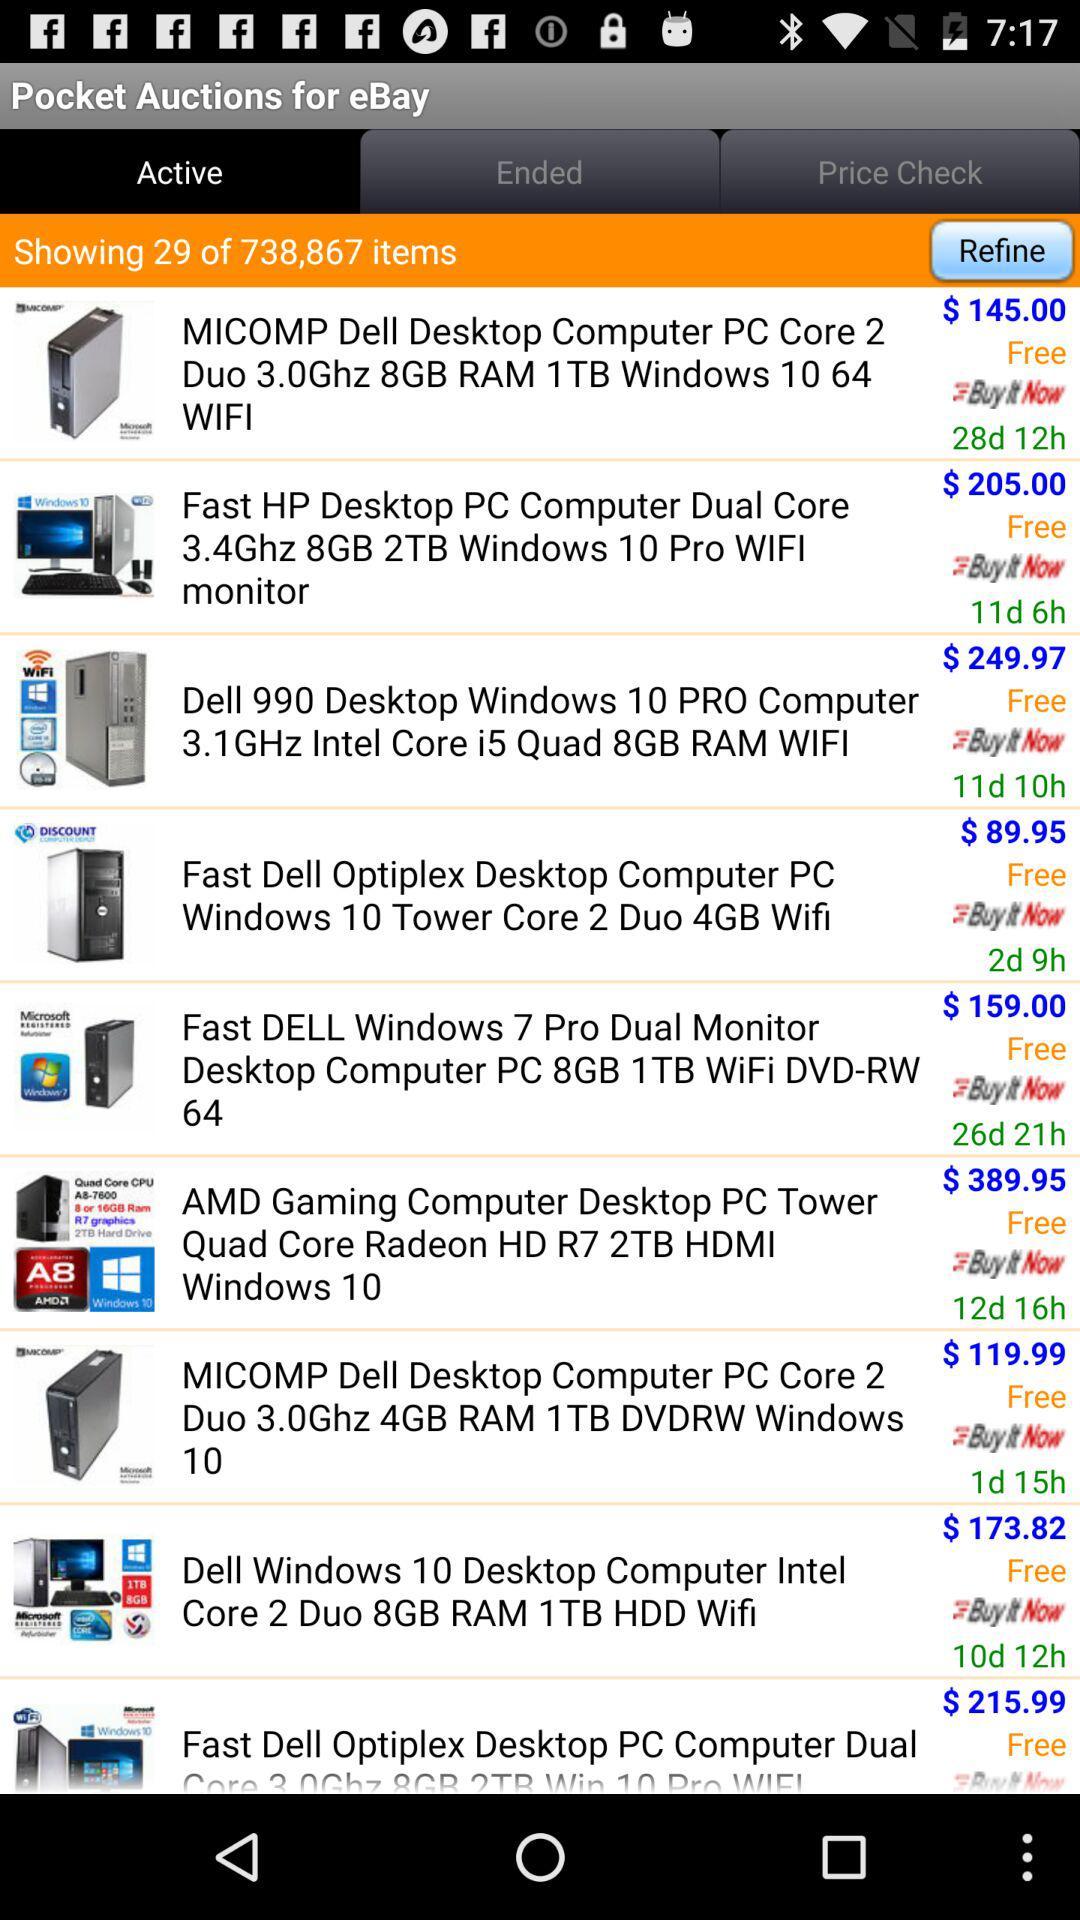  What do you see at coordinates (1009, 435) in the screenshot?
I see `the 28d 12h app` at bounding box center [1009, 435].